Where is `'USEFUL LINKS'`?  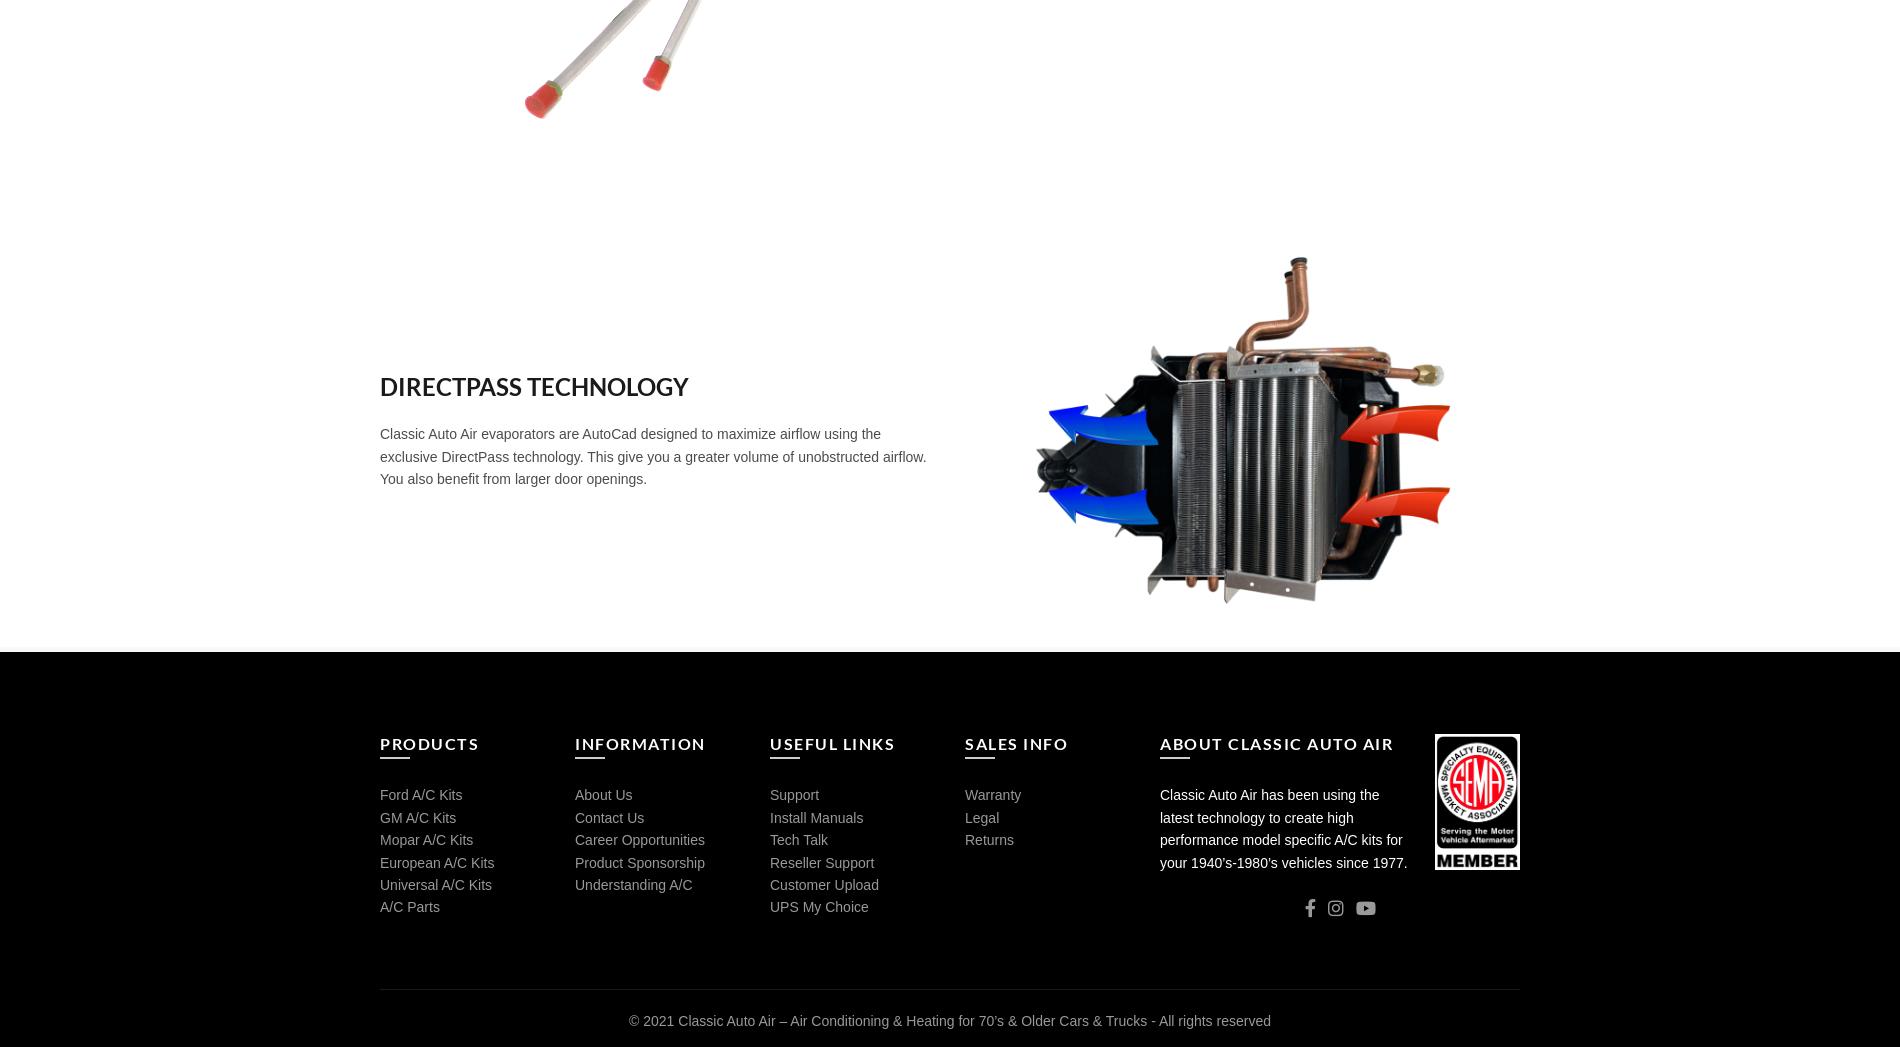 'USEFUL LINKS' is located at coordinates (831, 743).